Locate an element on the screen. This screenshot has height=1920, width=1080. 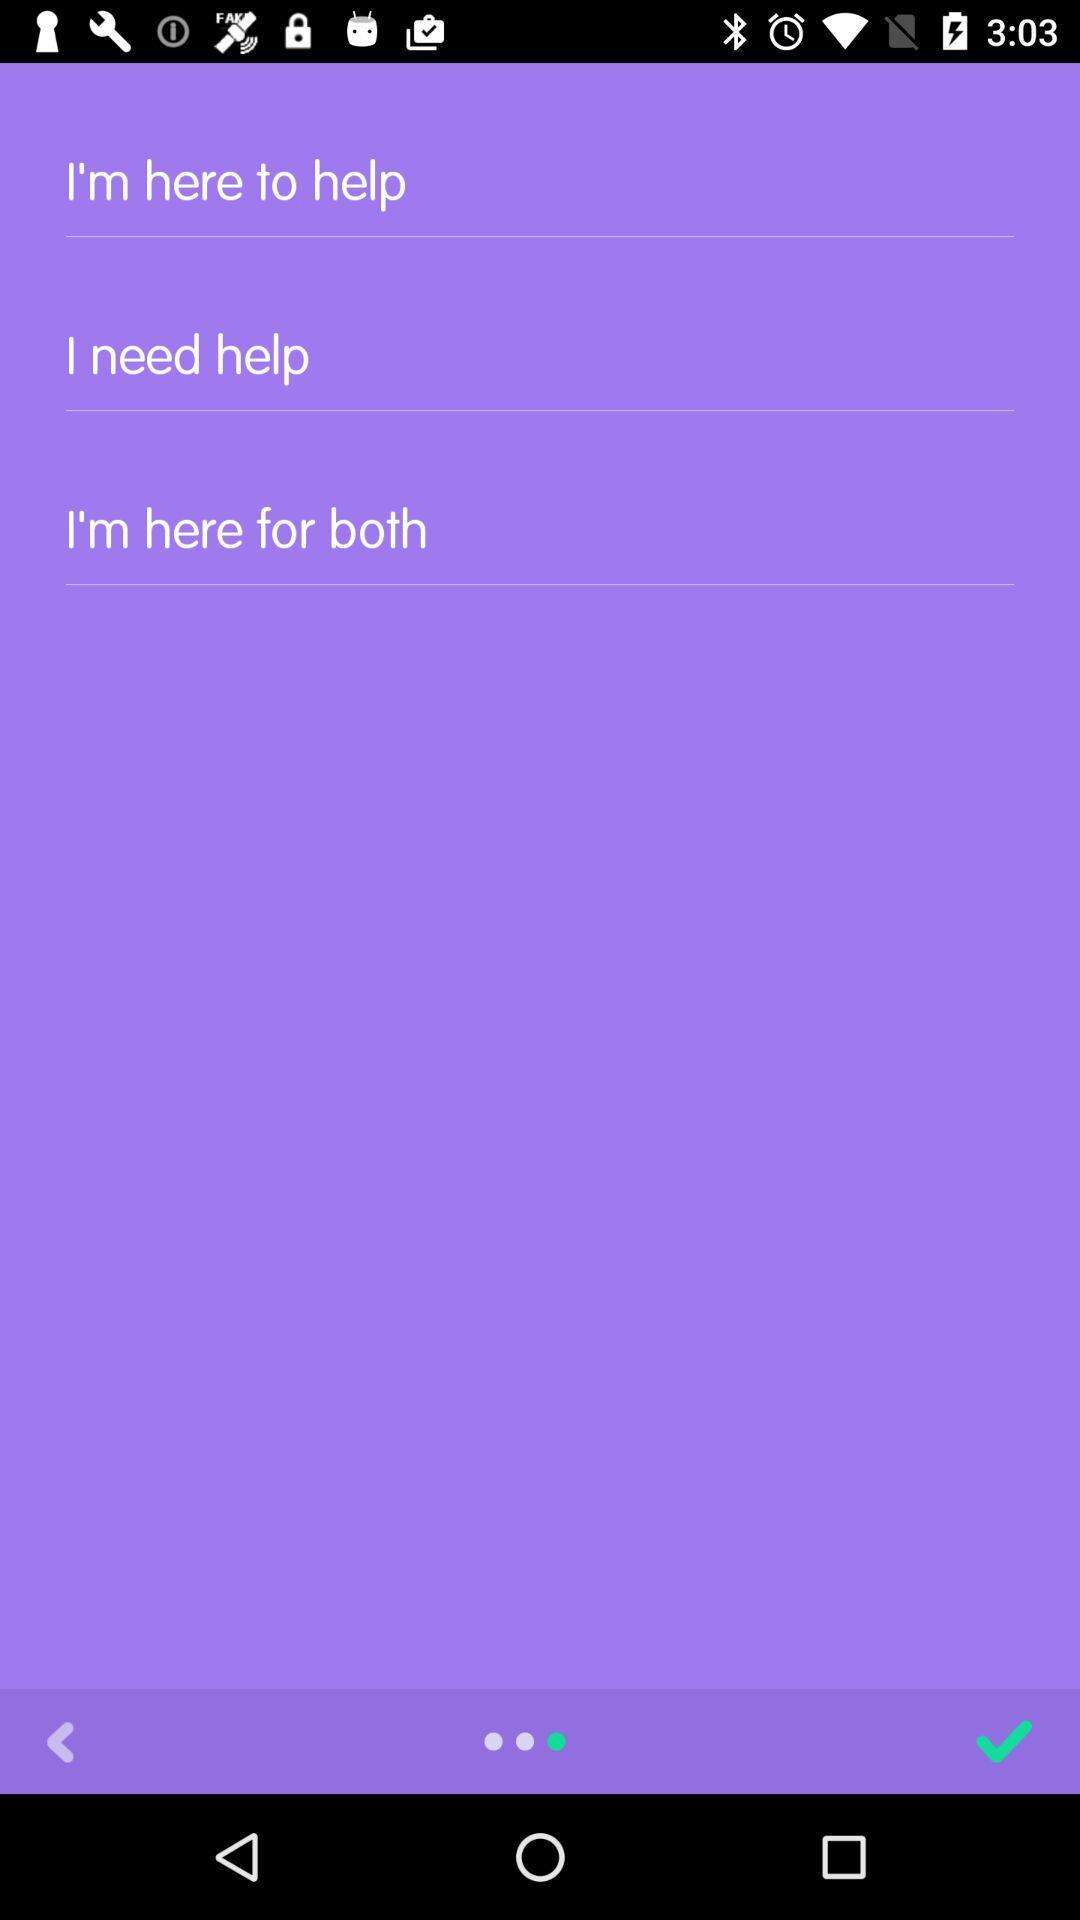
icon at the bottom right corner is located at coordinates (1004, 1740).